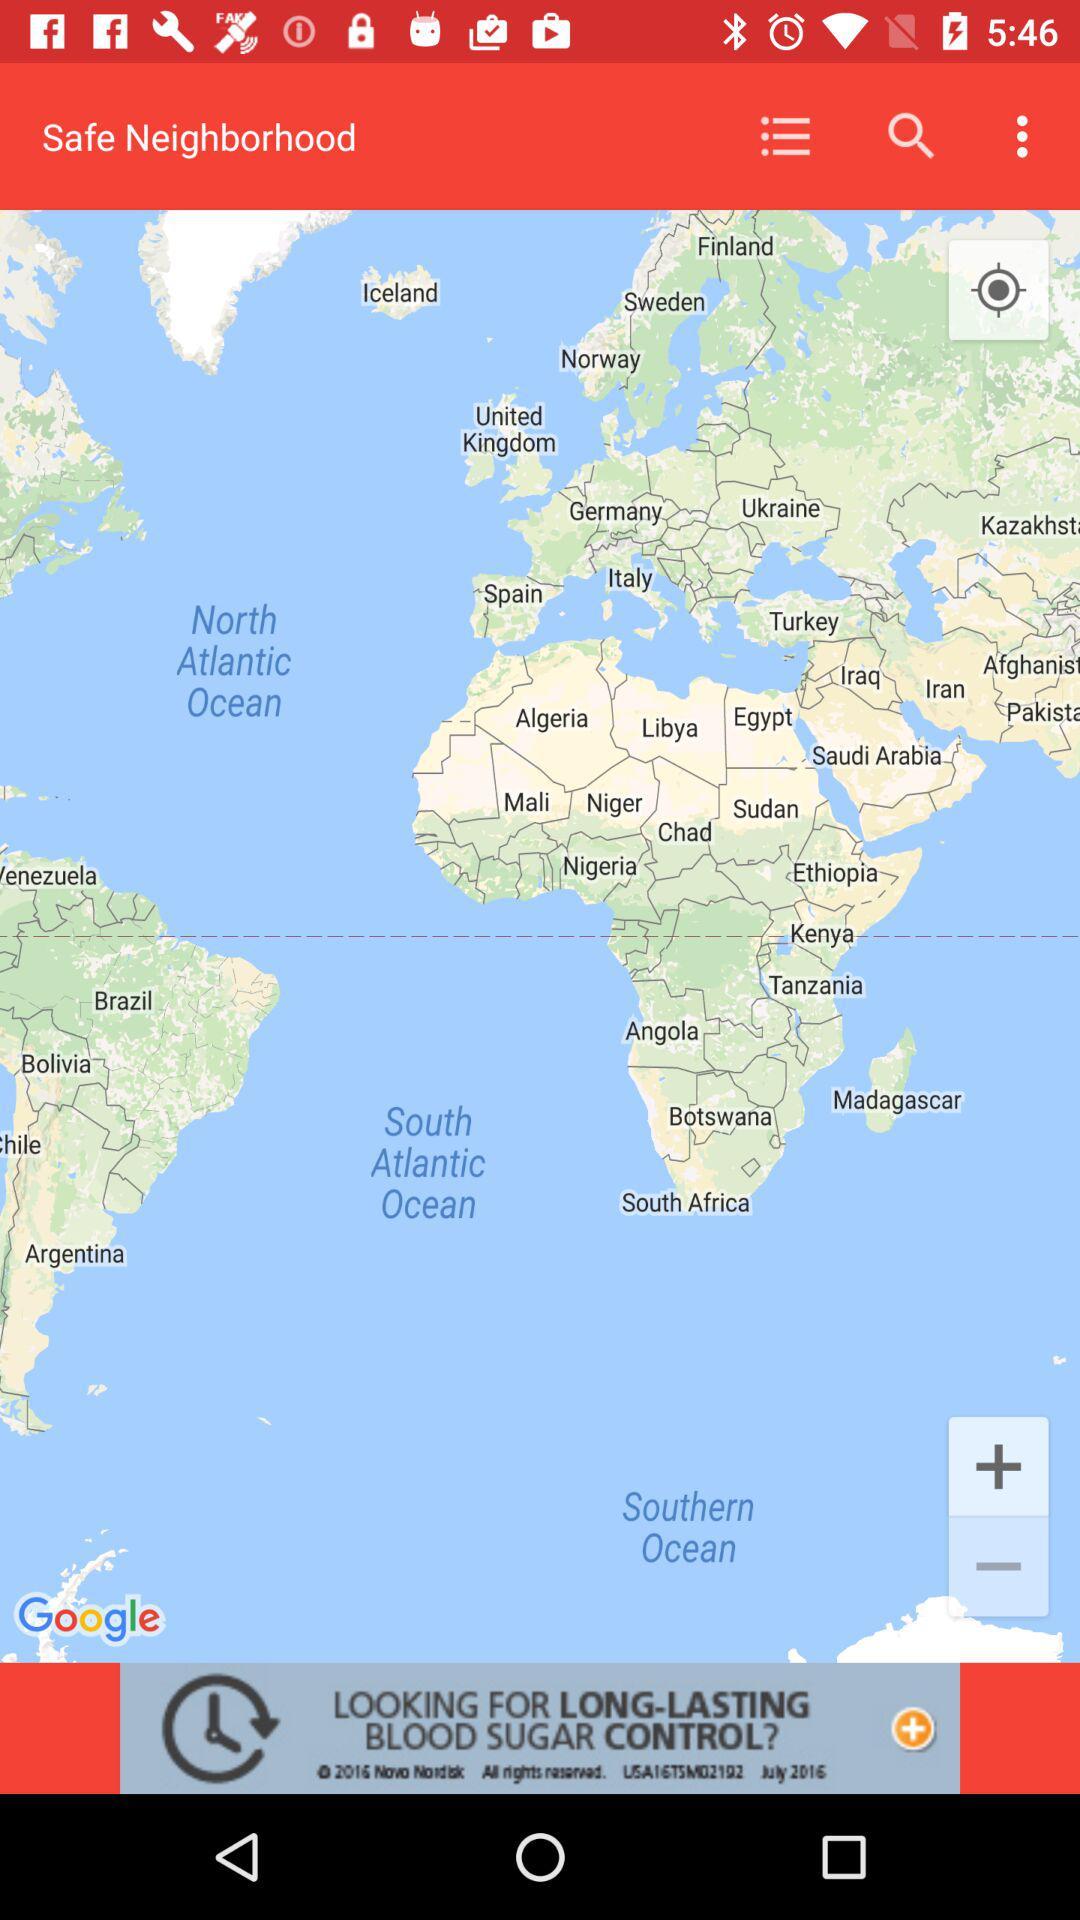  I want to click on advertising, so click(540, 1727).